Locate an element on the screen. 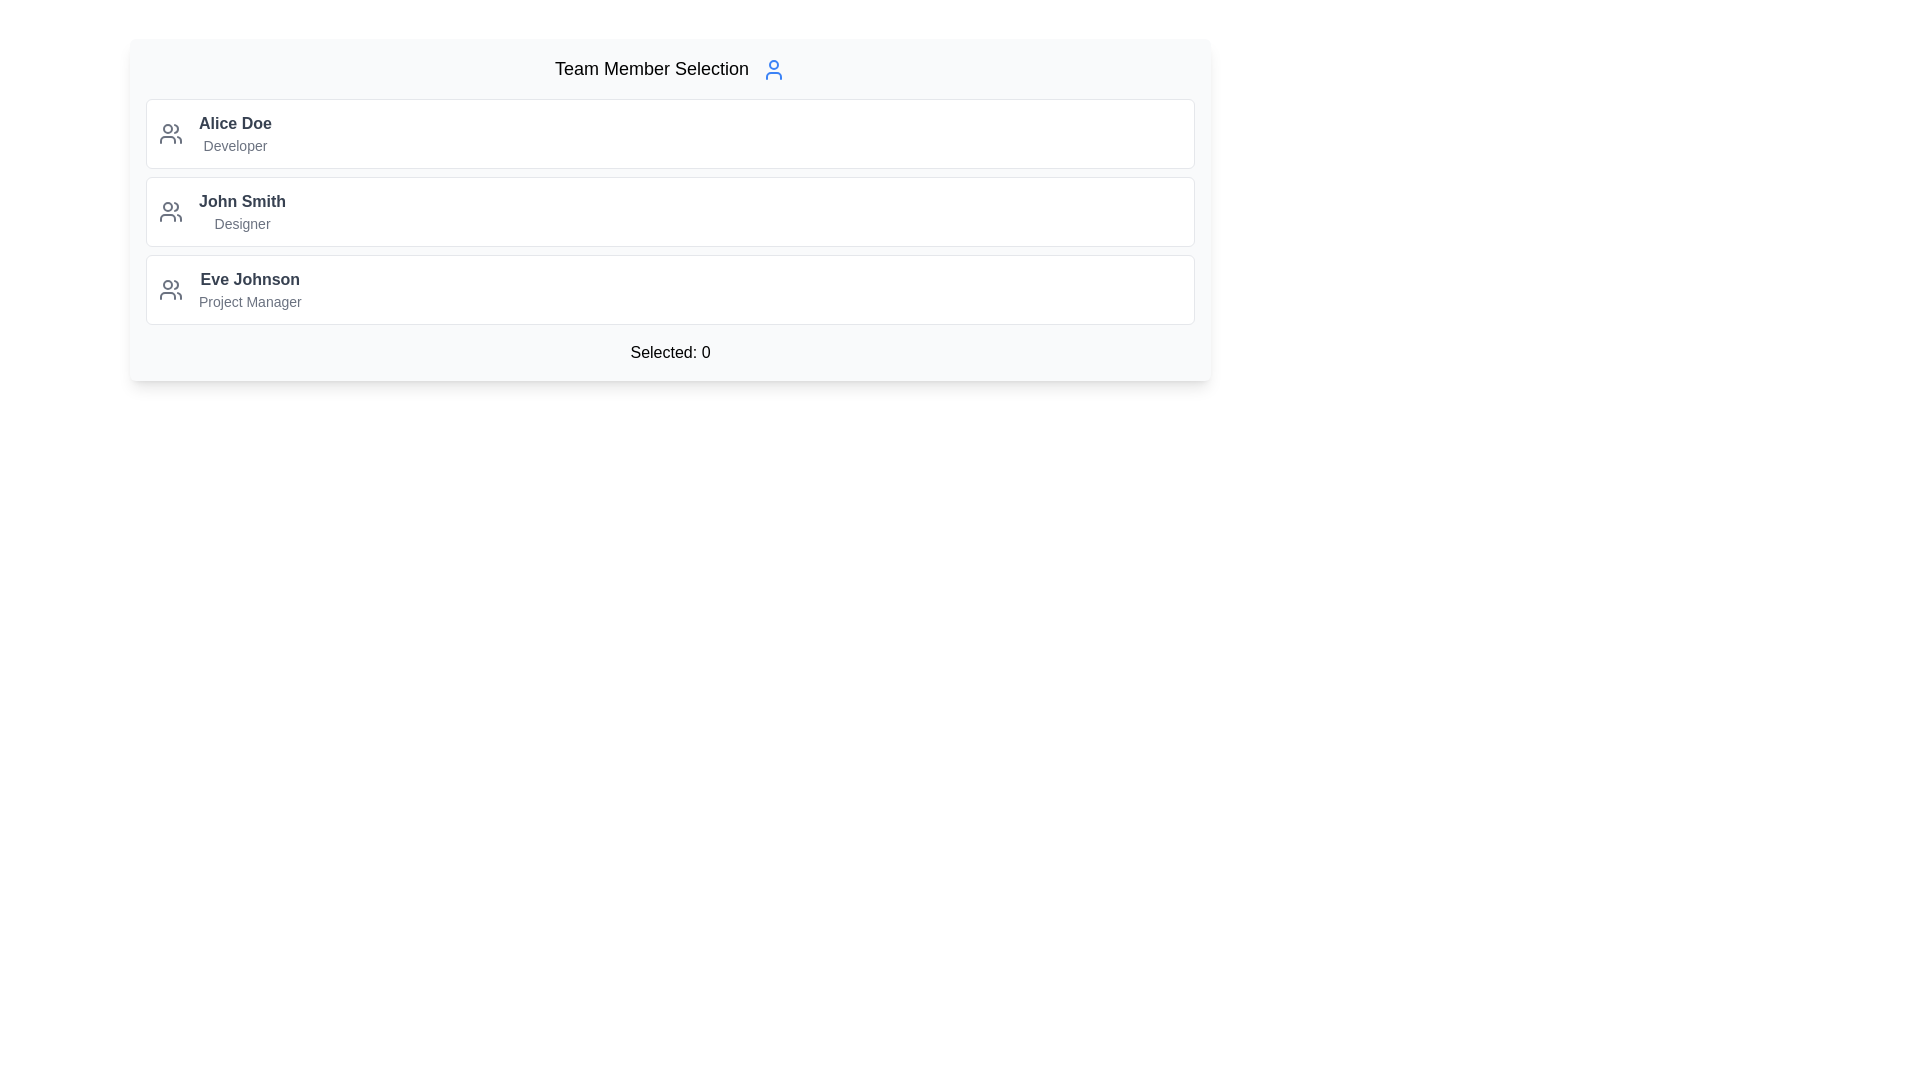 This screenshot has height=1080, width=1920. the text label 'Eve Johnson', which is the first line in a list of team members styled in bold gray font is located at coordinates (249, 280).